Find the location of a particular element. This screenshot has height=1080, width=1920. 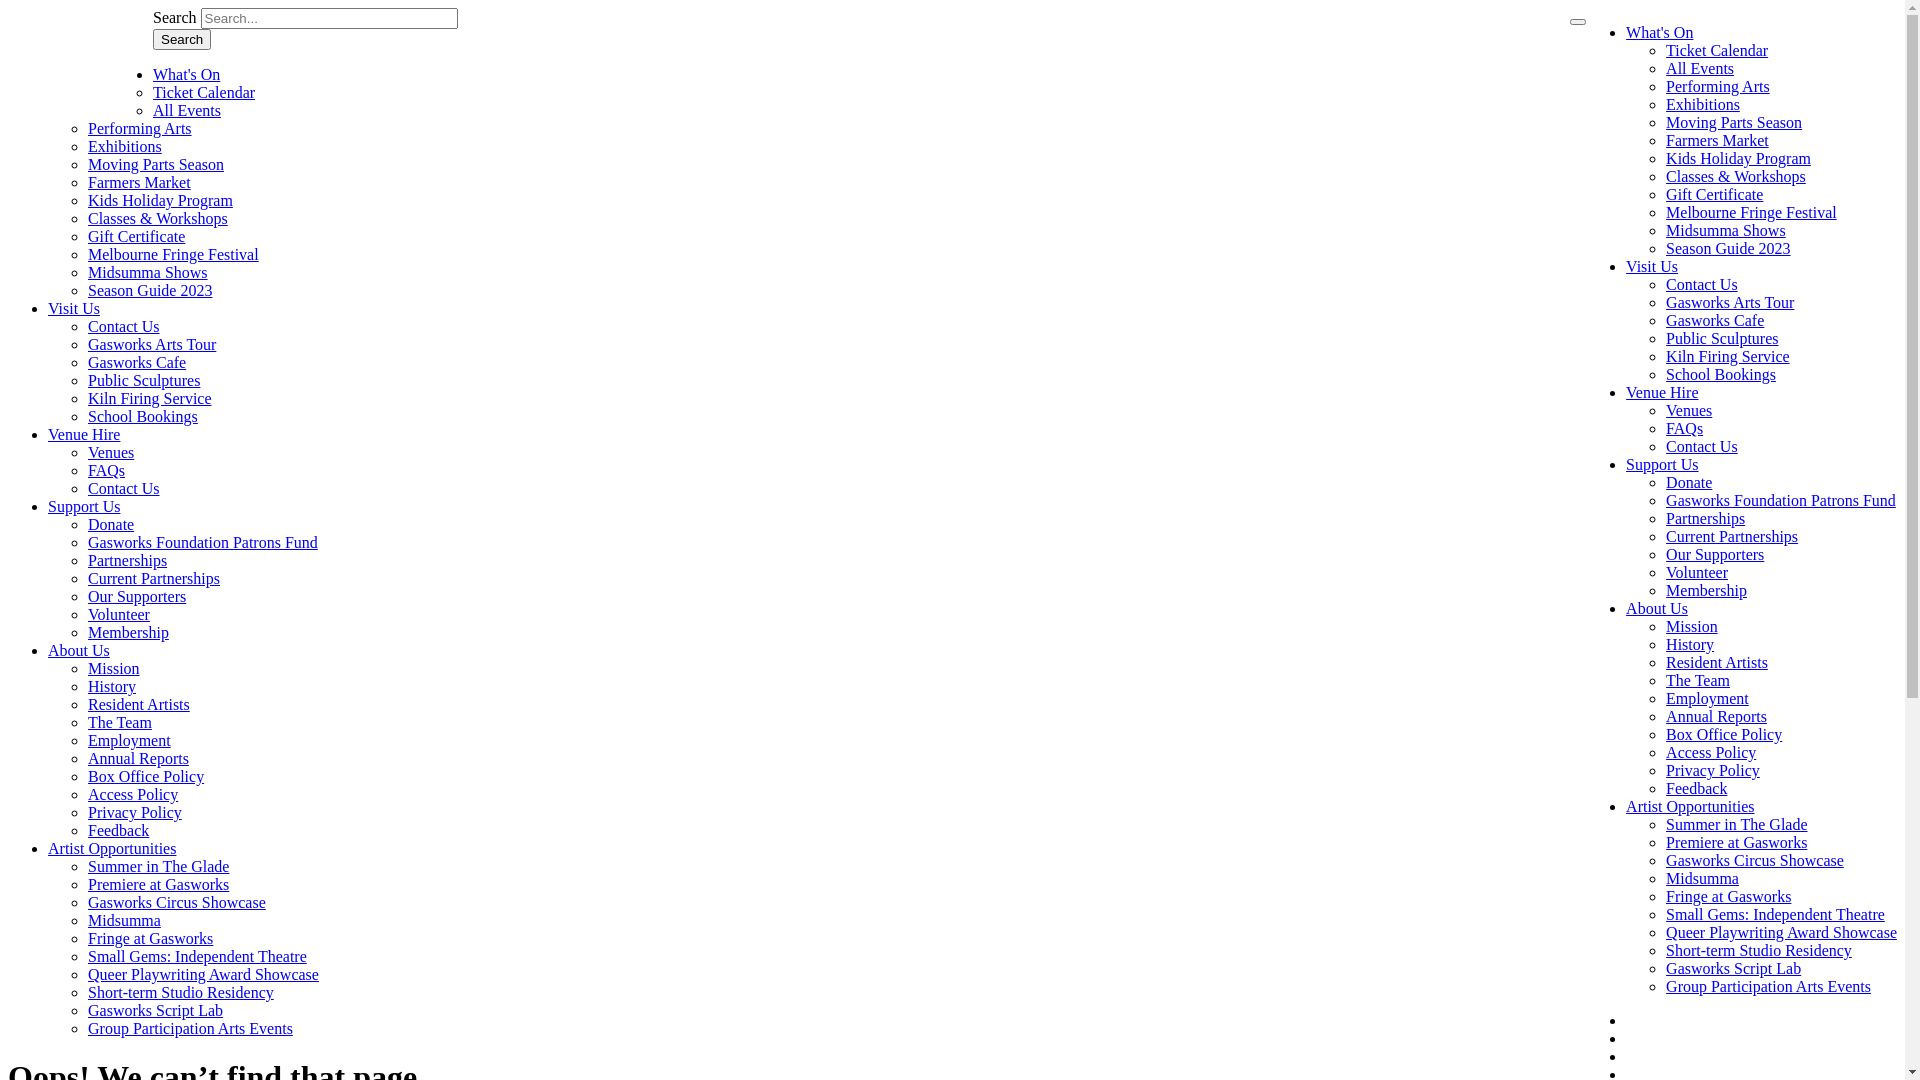

'Exhibitions' is located at coordinates (123, 145).